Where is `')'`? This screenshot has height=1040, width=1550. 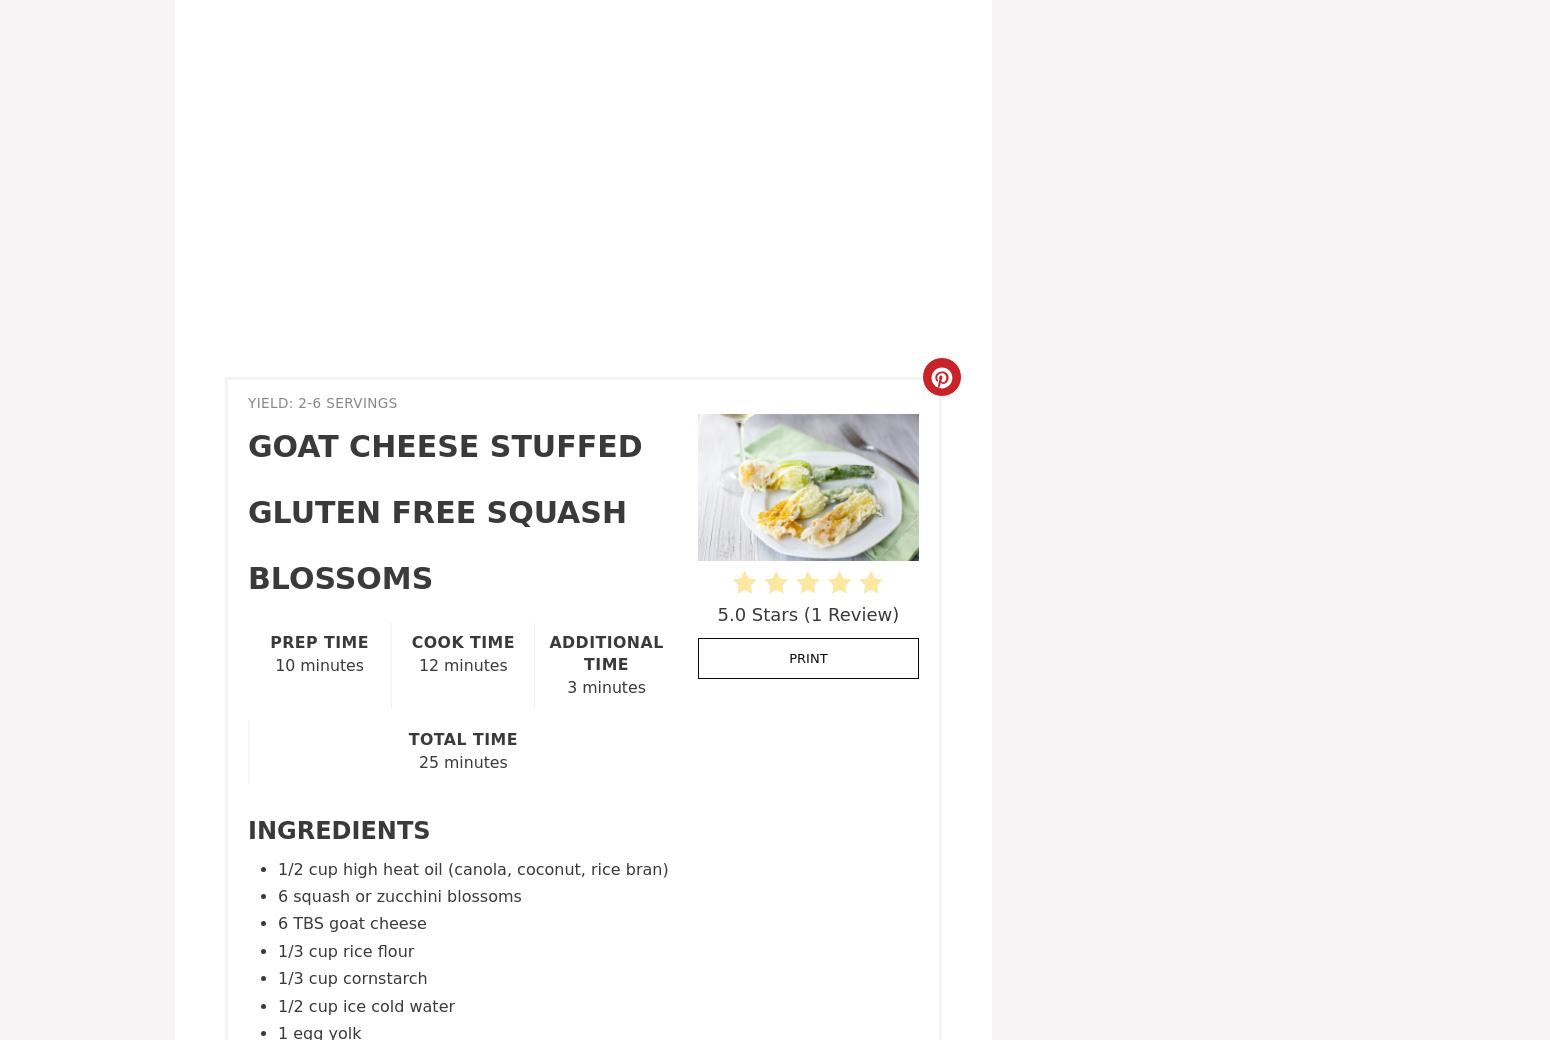
')' is located at coordinates (895, 612).